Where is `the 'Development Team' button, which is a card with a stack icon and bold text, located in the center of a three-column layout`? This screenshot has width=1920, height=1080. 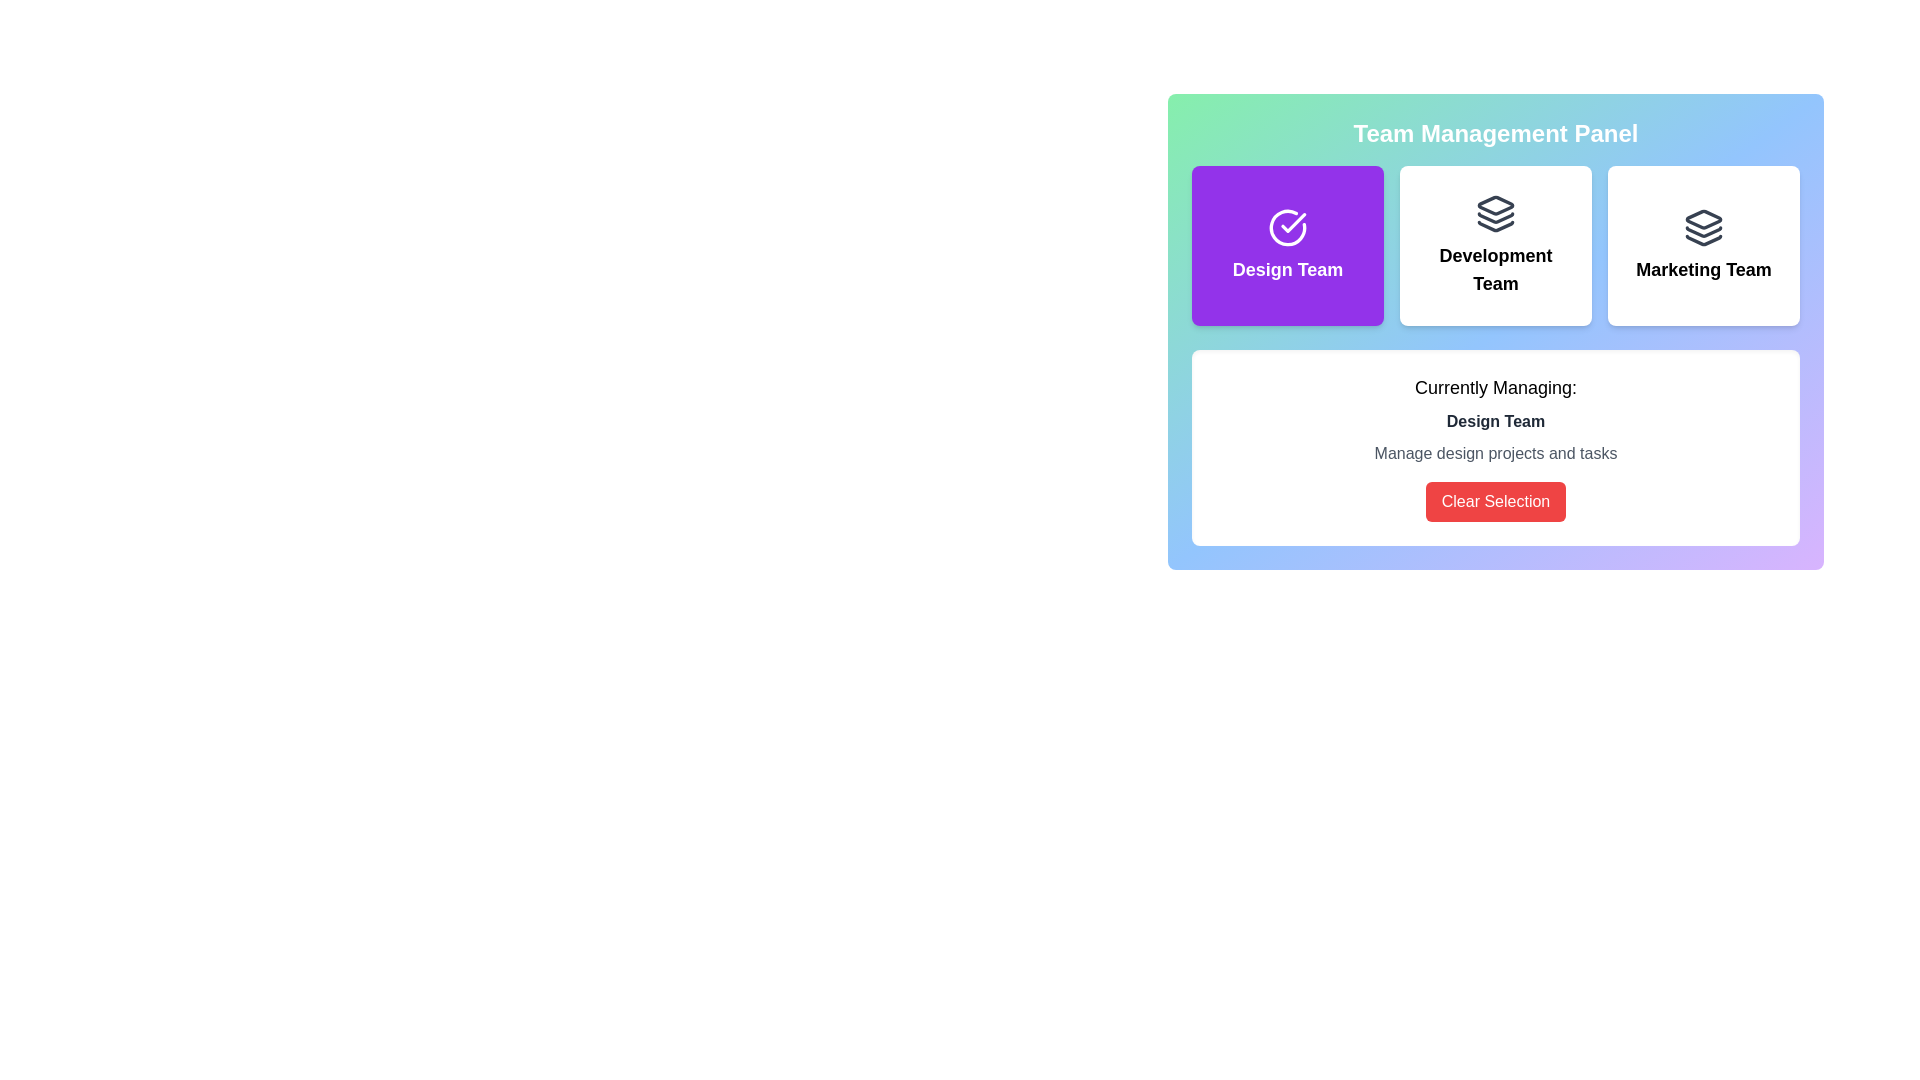 the 'Development Team' button, which is a card with a stack icon and bold text, located in the center of a three-column layout is located at coordinates (1496, 245).